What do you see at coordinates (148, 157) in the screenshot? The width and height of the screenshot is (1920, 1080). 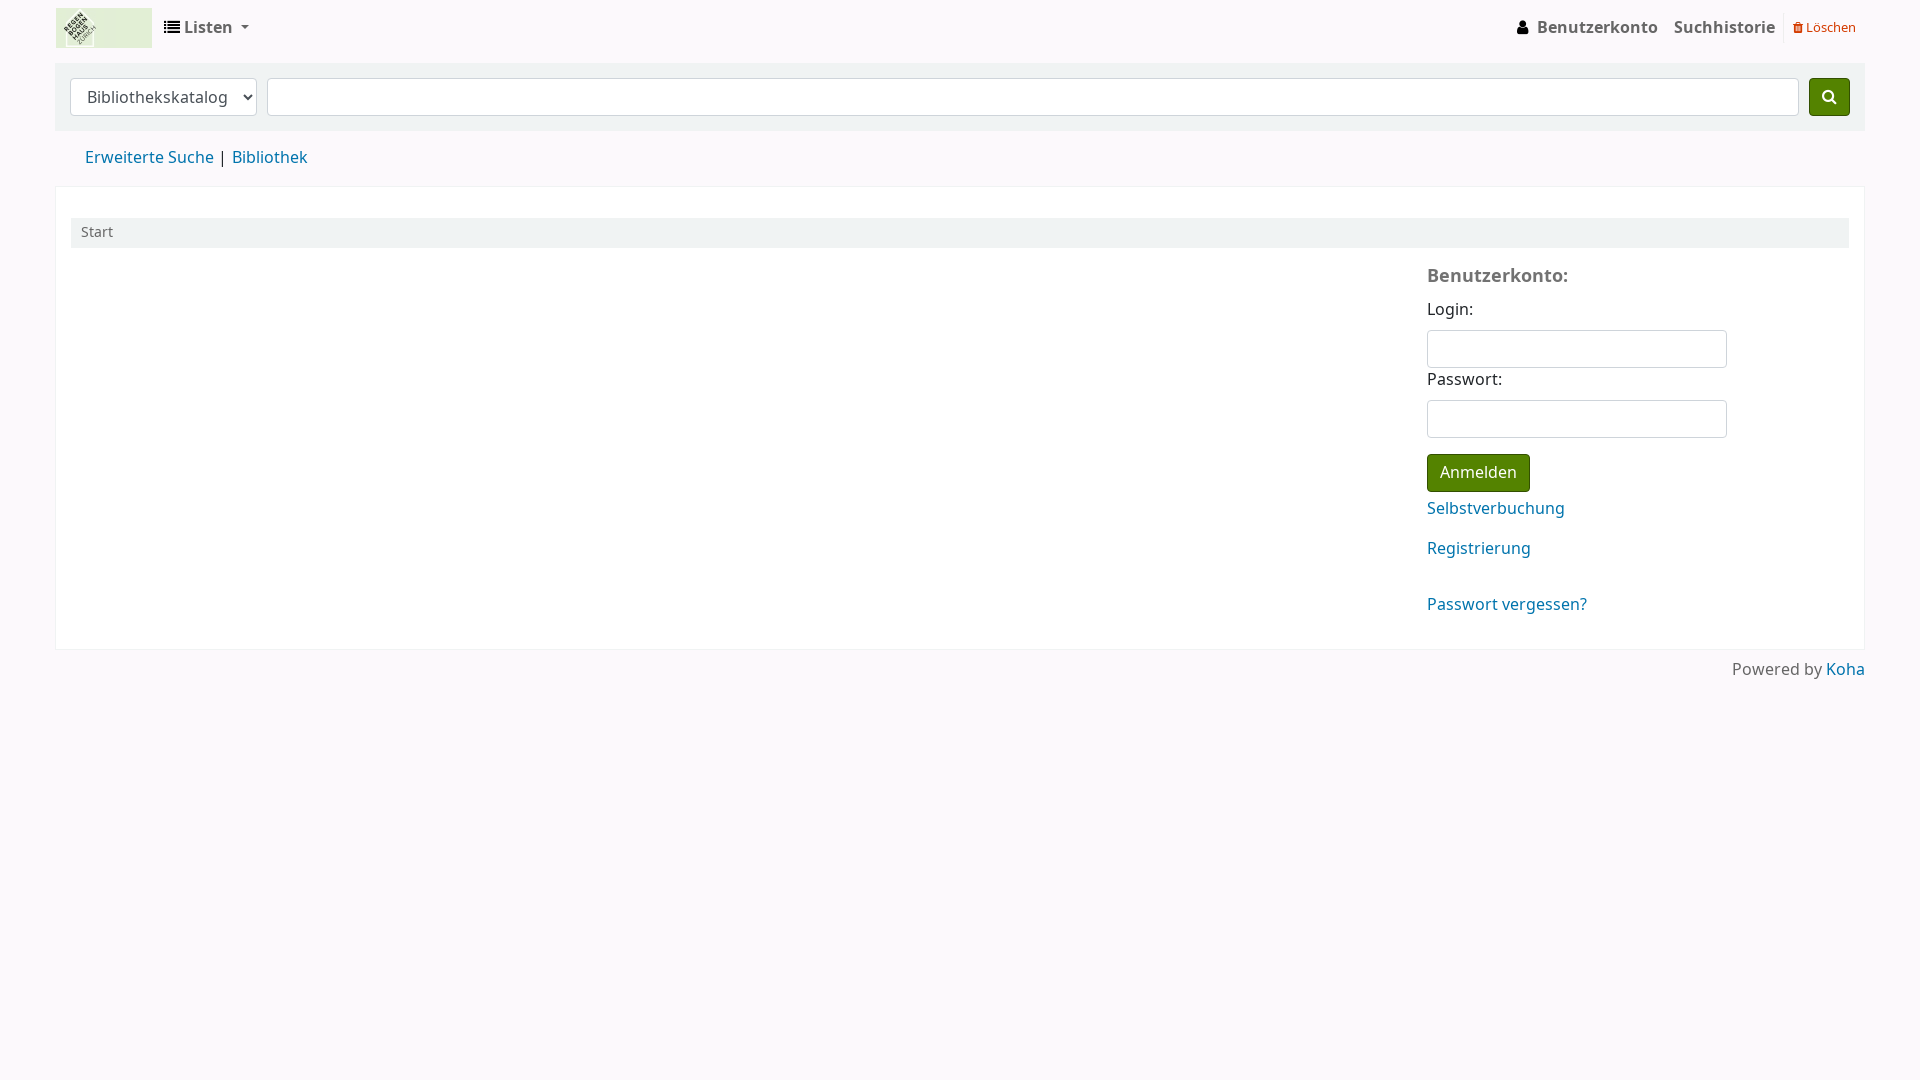 I see `'Erweiterte Suche'` at bounding box center [148, 157].